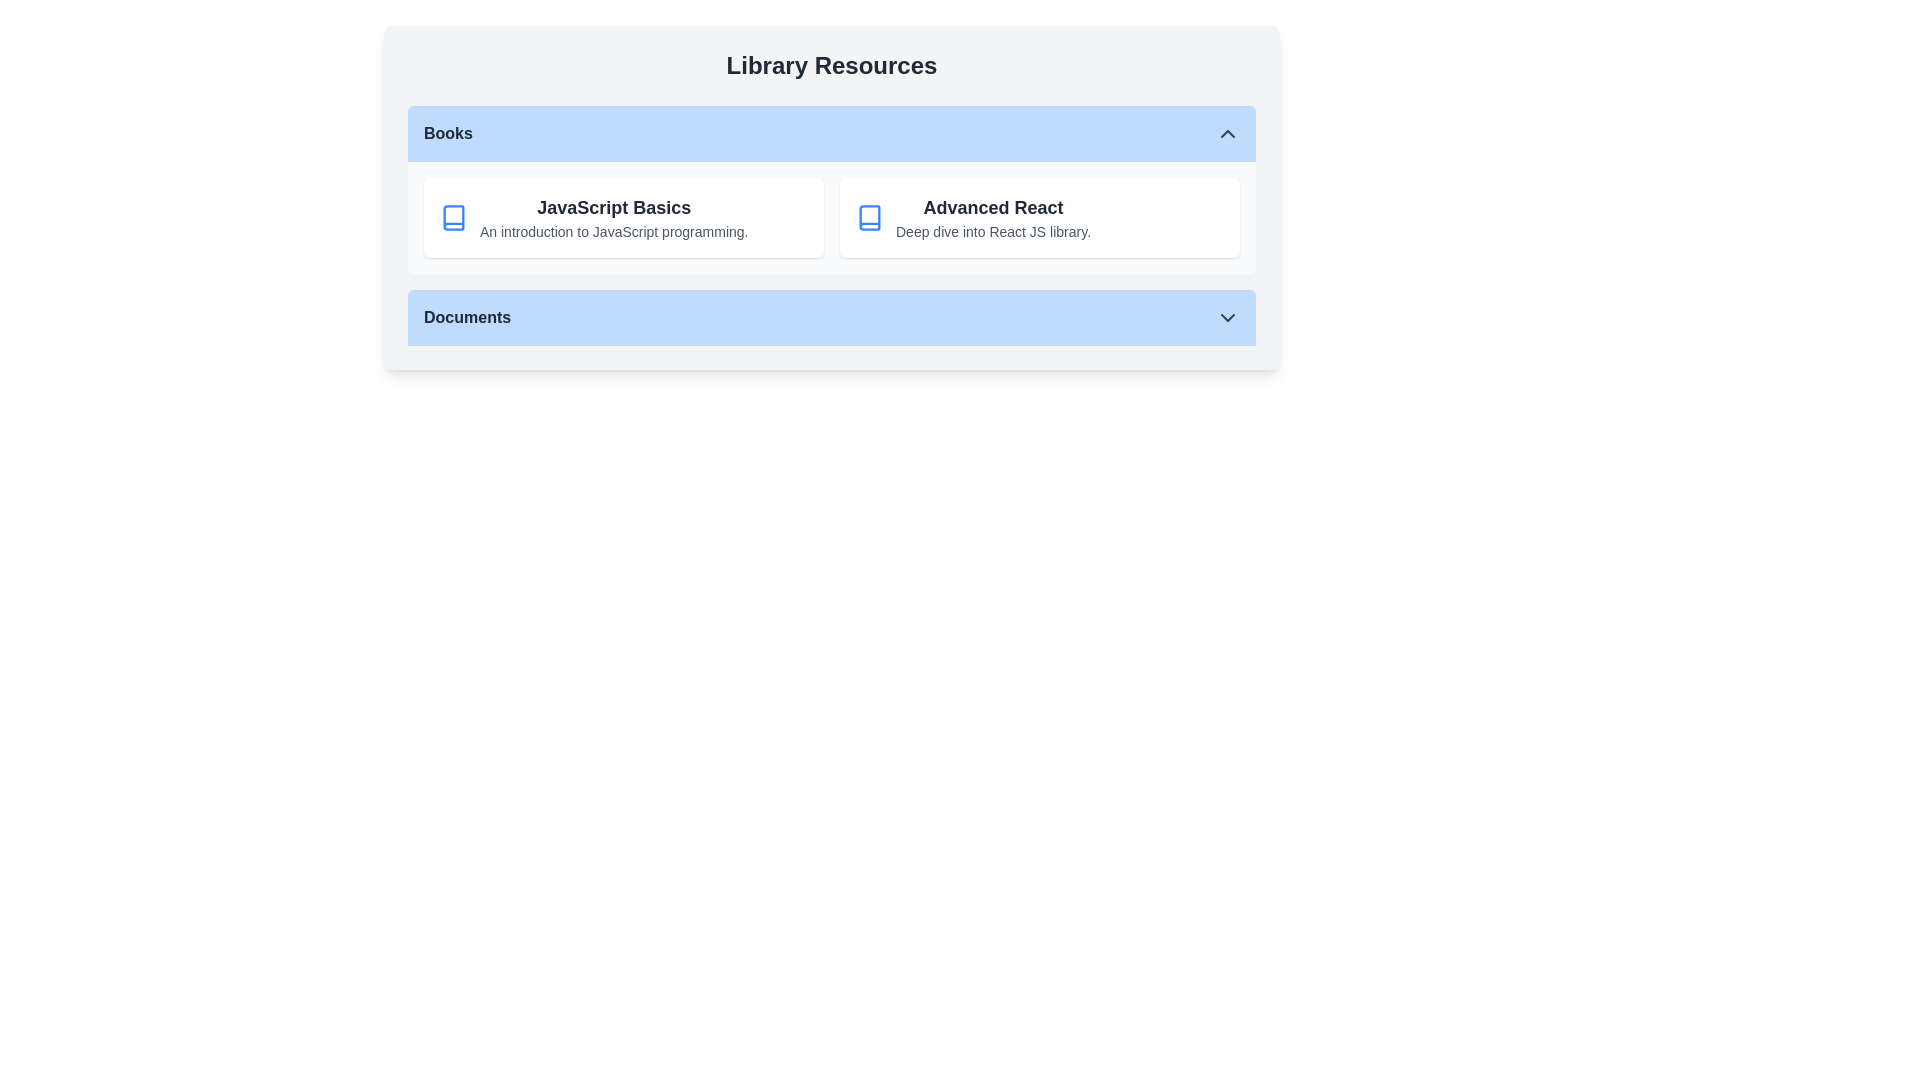  Describe the element at coordinates (613, 230) in the screenshot. I see `the descriptive subtitle for the 'JavaScript Basics' resource located in the 'Books' section, which is aligned with the book icon` at that location.